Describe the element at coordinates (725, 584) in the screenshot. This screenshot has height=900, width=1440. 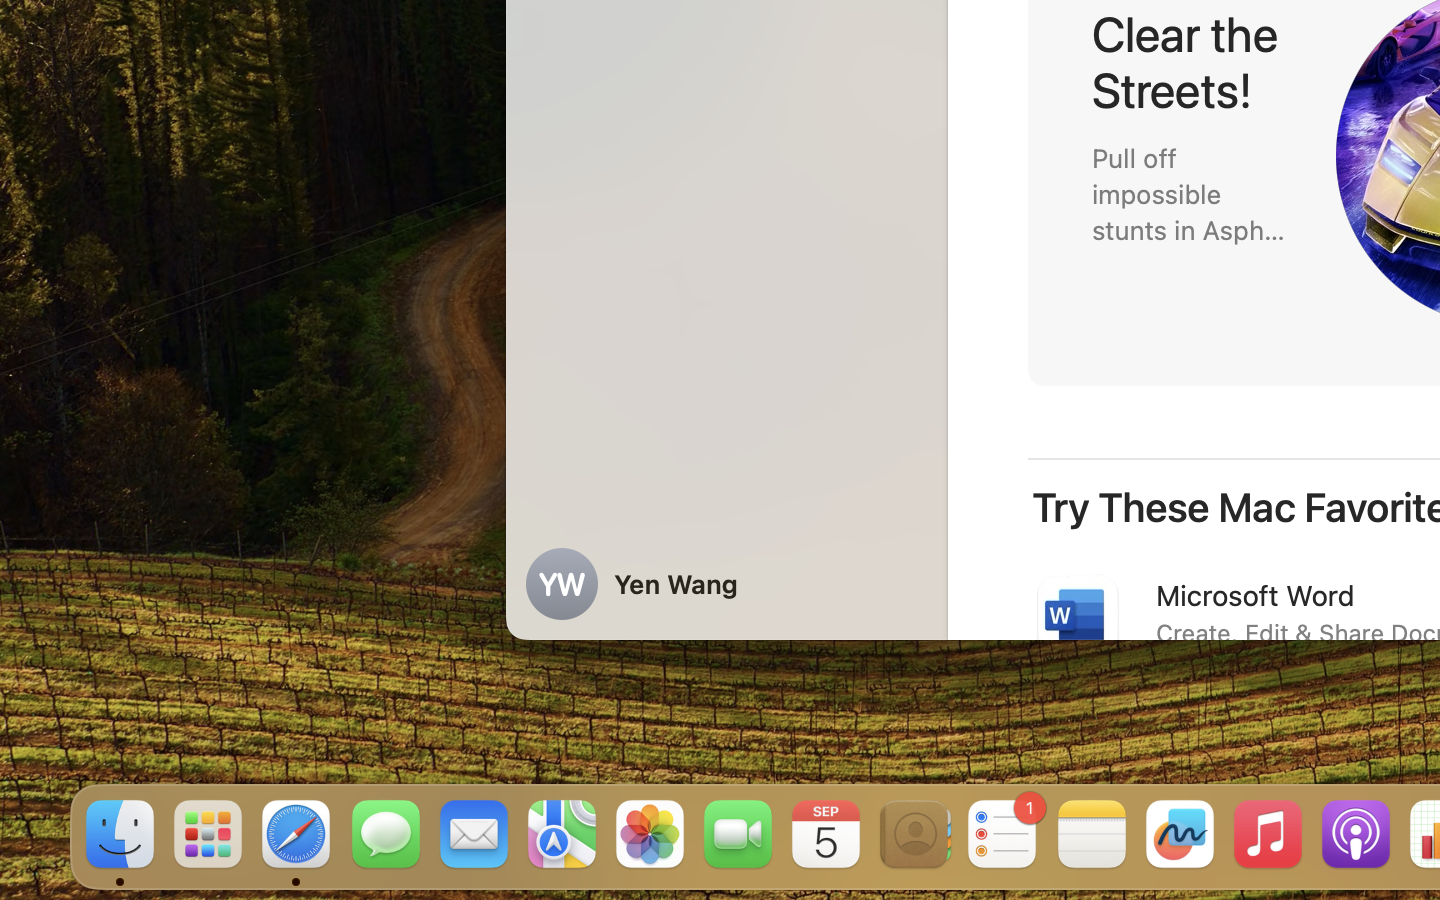
I see `'Yen Wang'` at that location.